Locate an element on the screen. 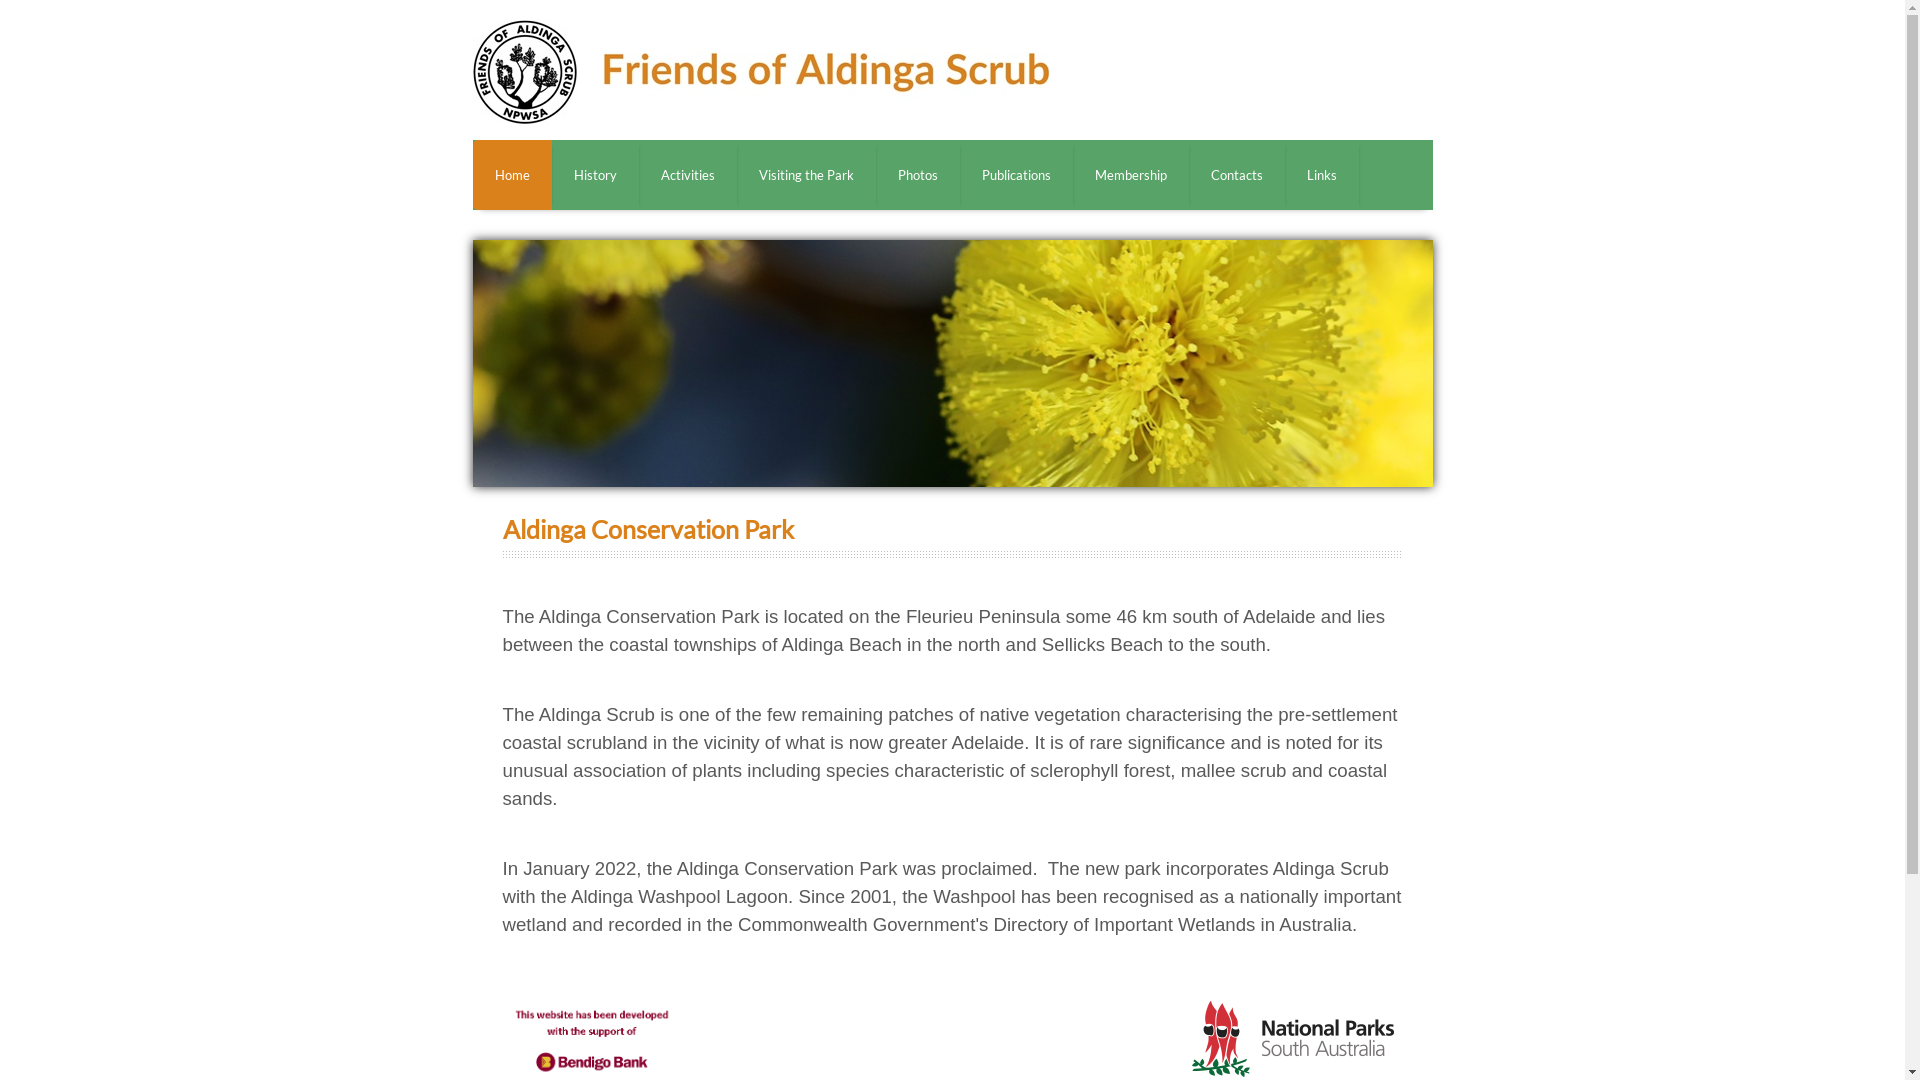 This screenshot has width=1920, height=1080. 'Membership' is located at coordinates (1129, 173).